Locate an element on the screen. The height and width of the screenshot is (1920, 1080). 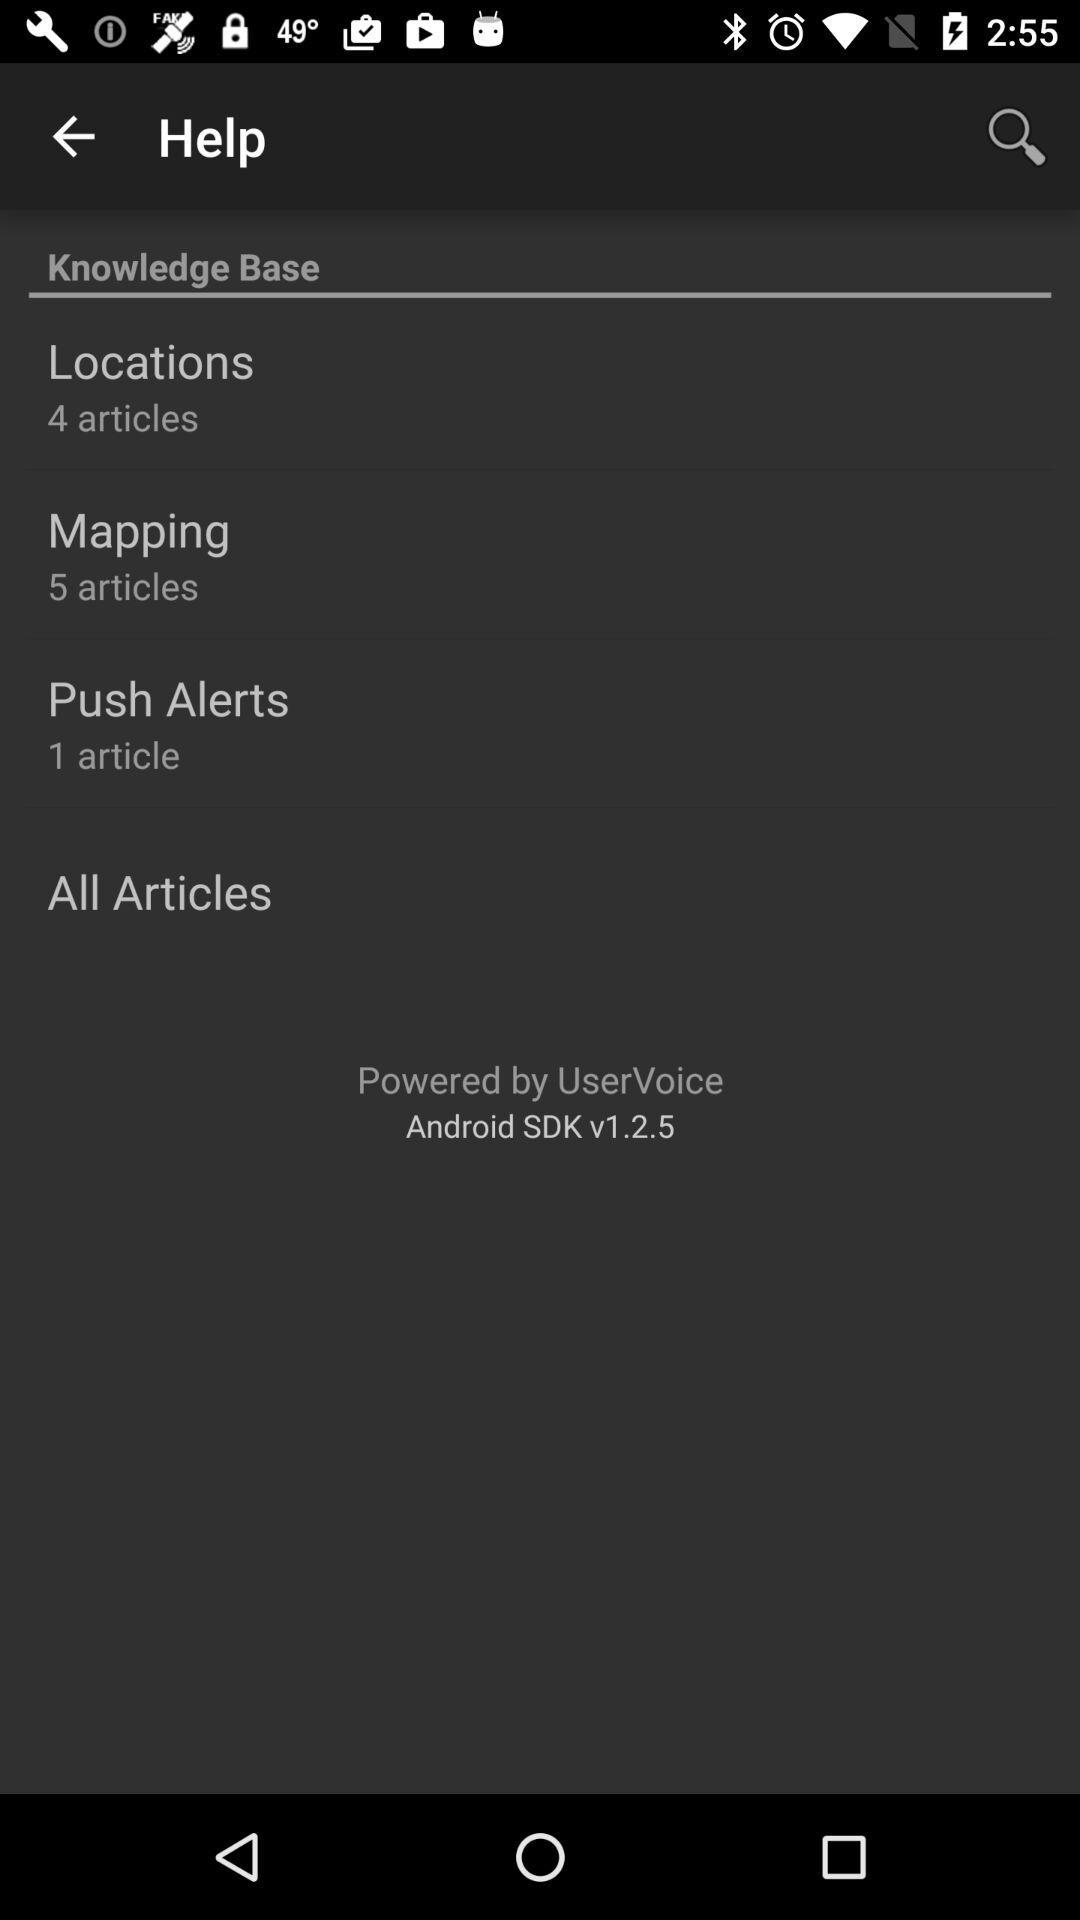
the item above the locations item is located at coordinates (540, 254).